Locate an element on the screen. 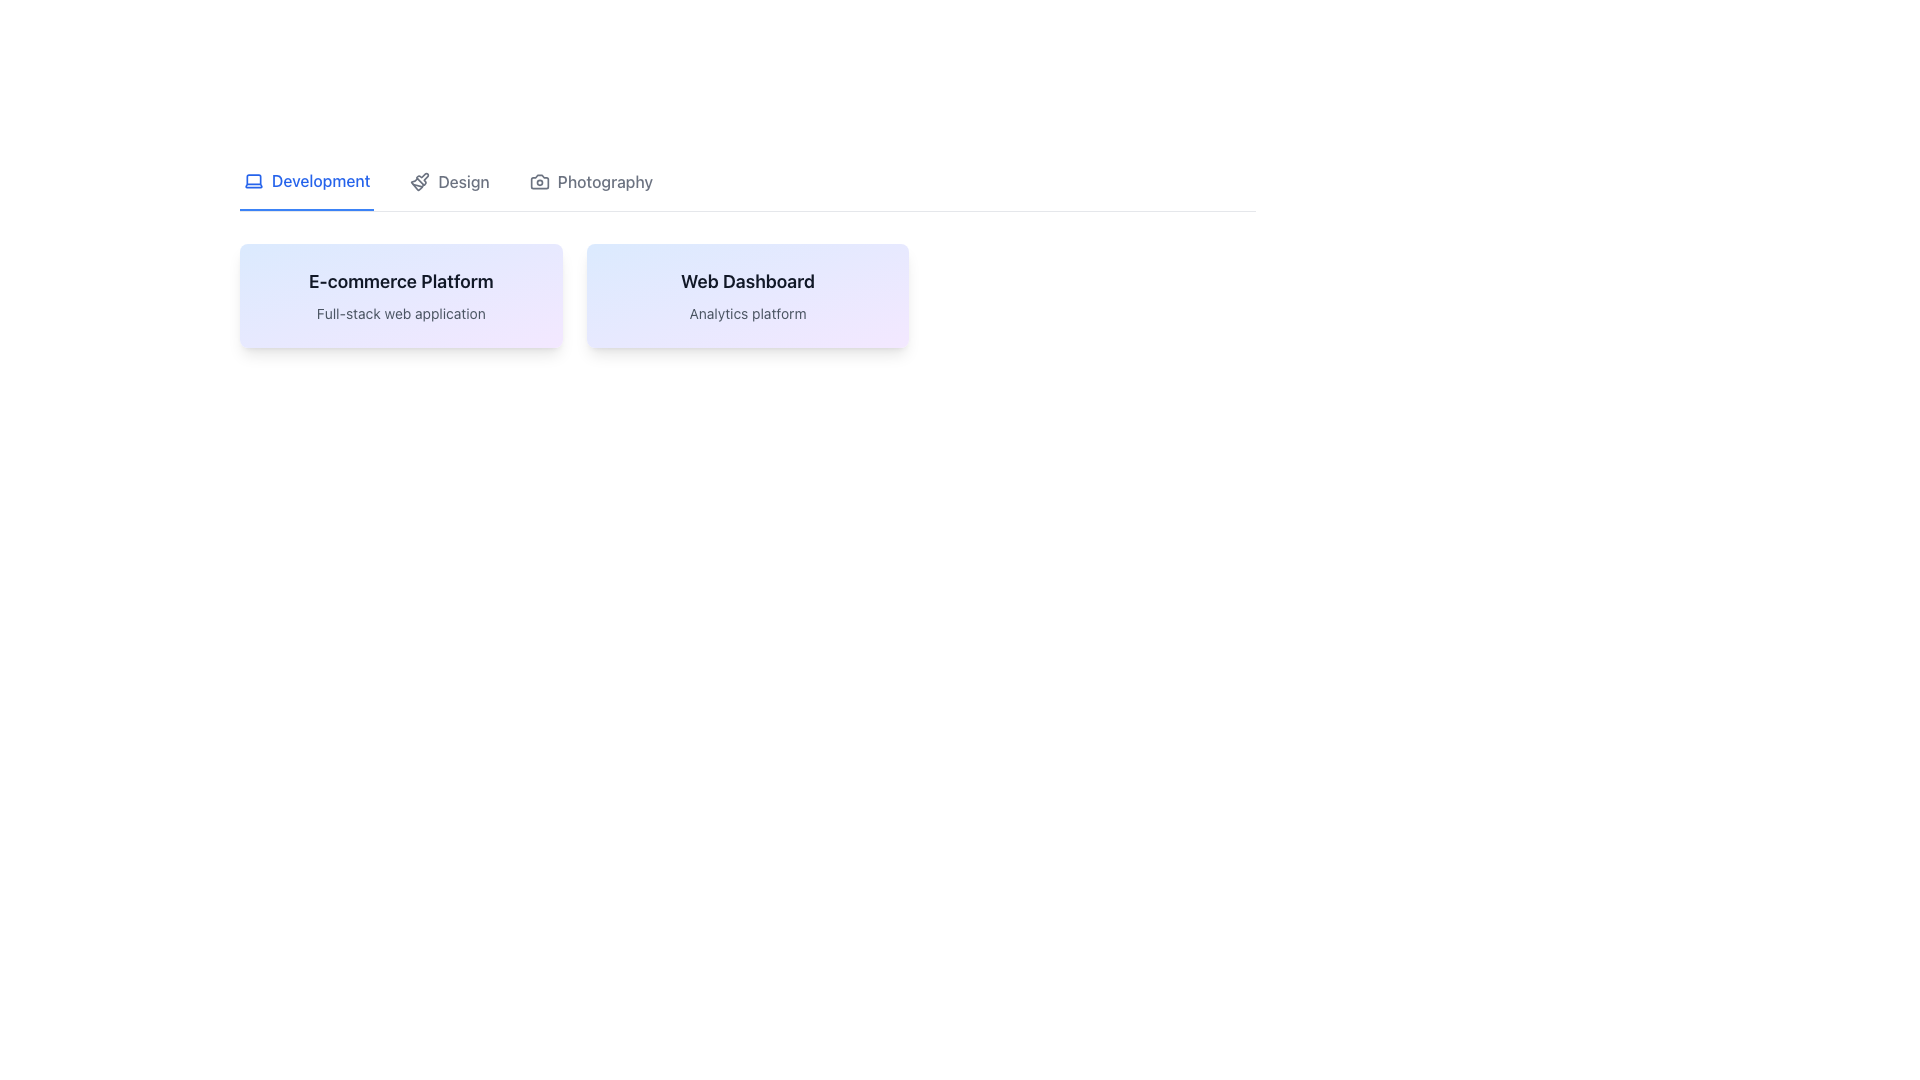 Image resolution: width=1920 pixels, height=1080 pixels. the static text label displaying 'Full-stack web application', which is styled in a smaller font size and appears in light gray below the title 'E-commerce Platform' is located at coordinates (400, 313).